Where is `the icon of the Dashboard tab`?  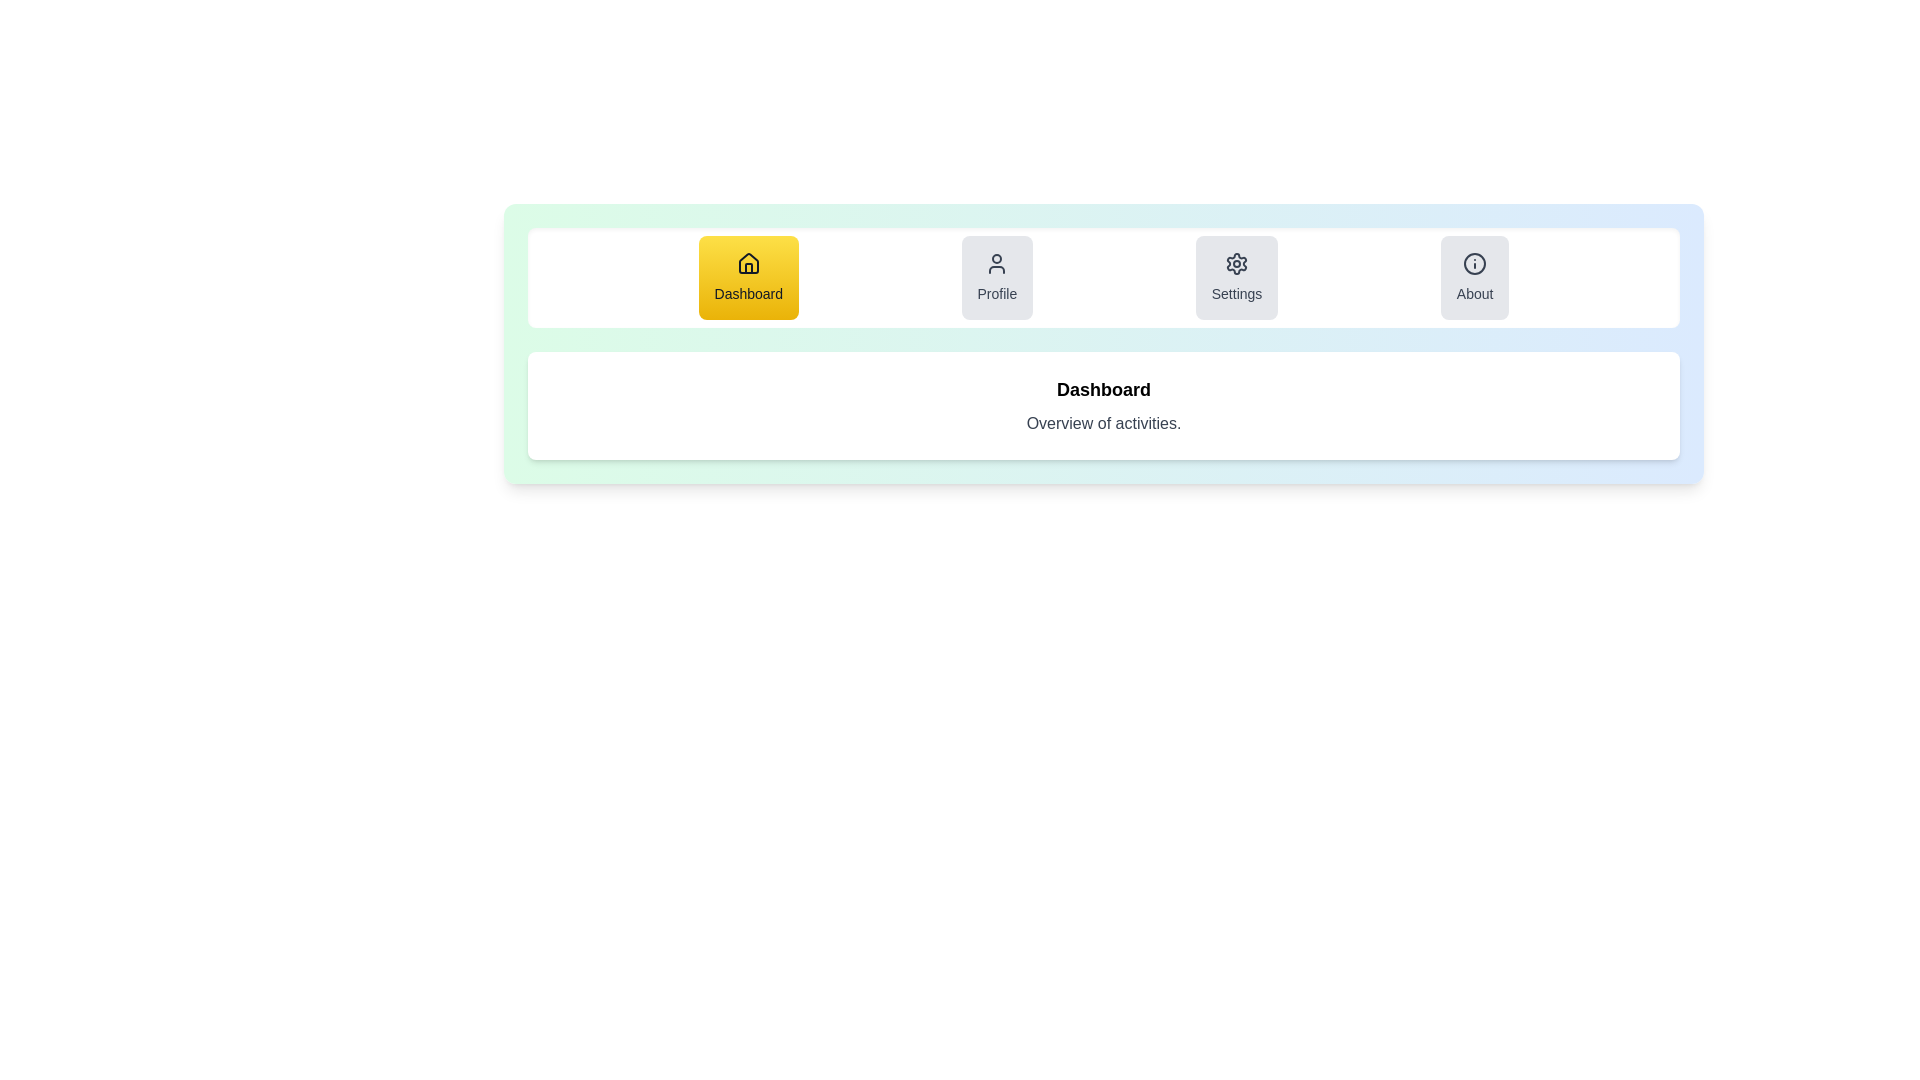 the icon of the Dashboard tab is located at coordinates (747, 262).